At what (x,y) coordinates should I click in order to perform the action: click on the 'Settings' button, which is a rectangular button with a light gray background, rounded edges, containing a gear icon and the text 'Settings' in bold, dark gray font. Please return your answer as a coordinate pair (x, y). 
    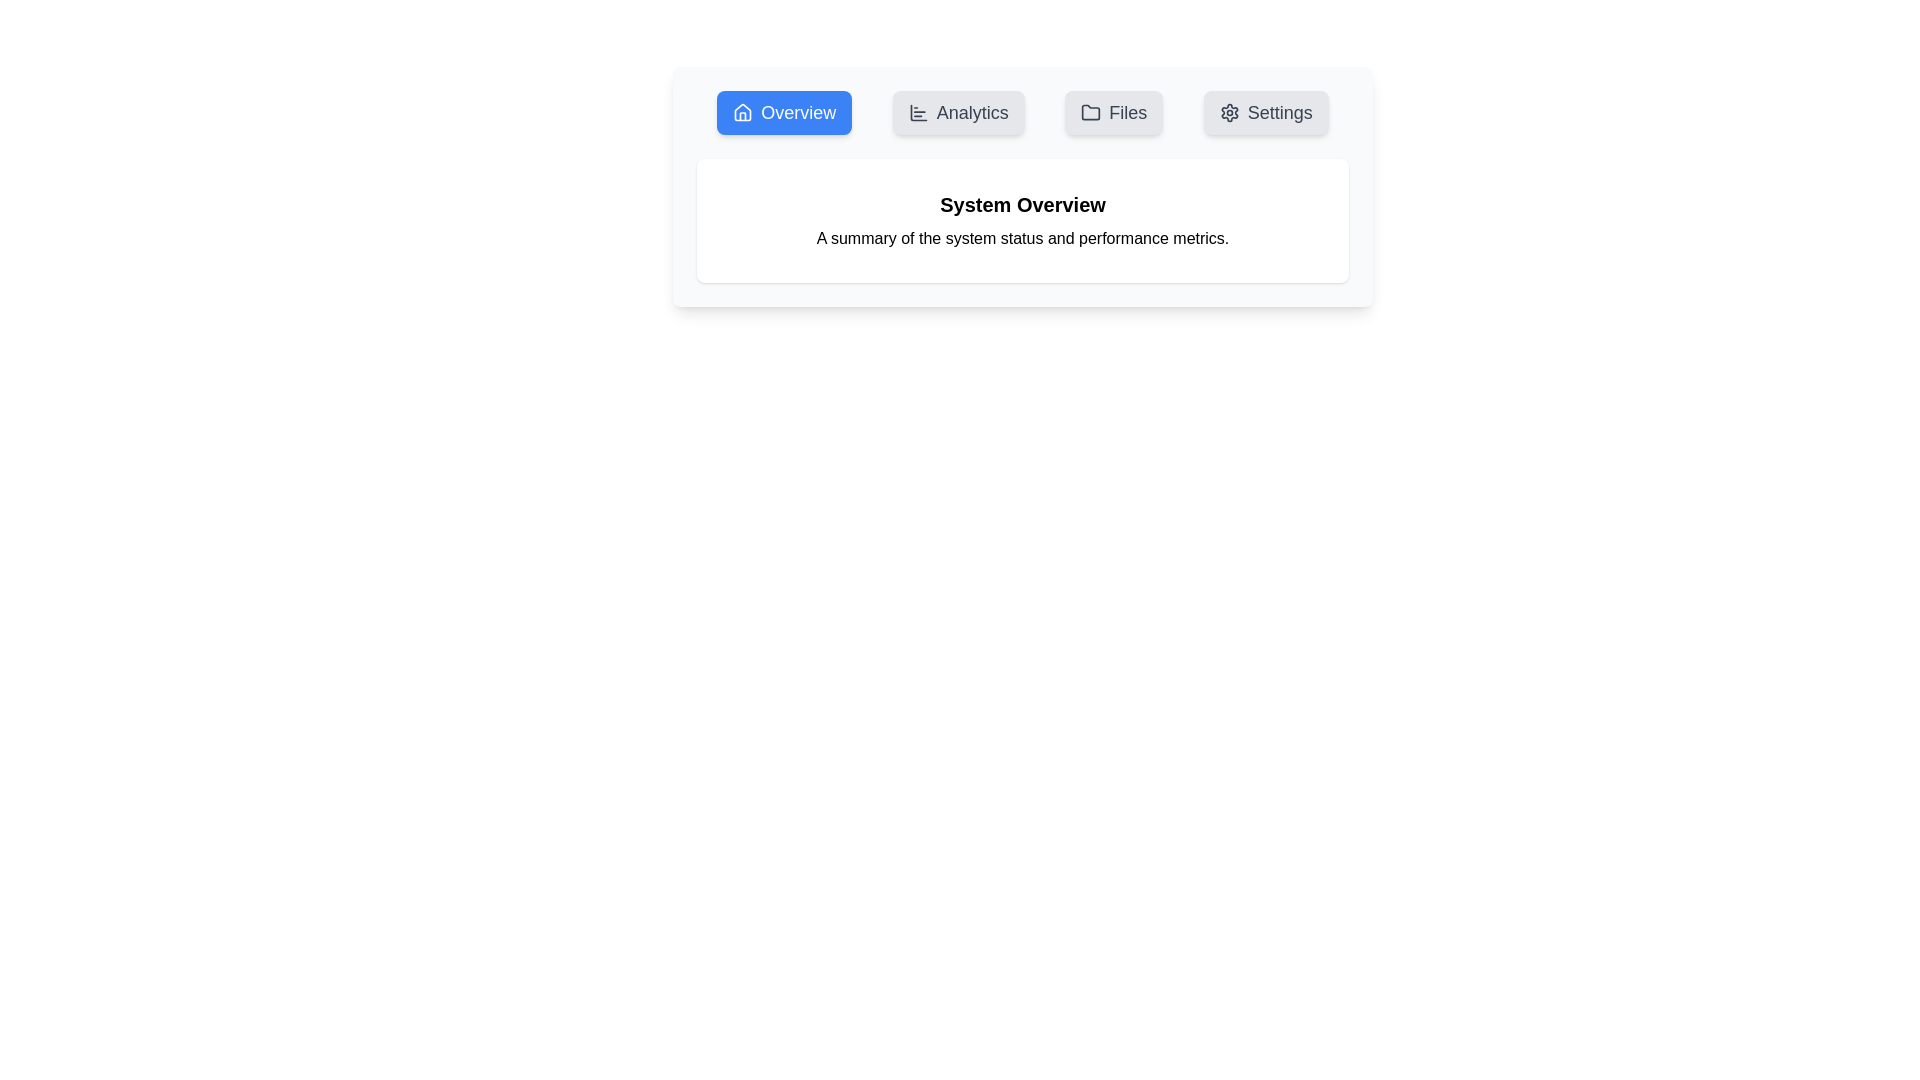
    Looking at the image, I should click on (1265, 112).